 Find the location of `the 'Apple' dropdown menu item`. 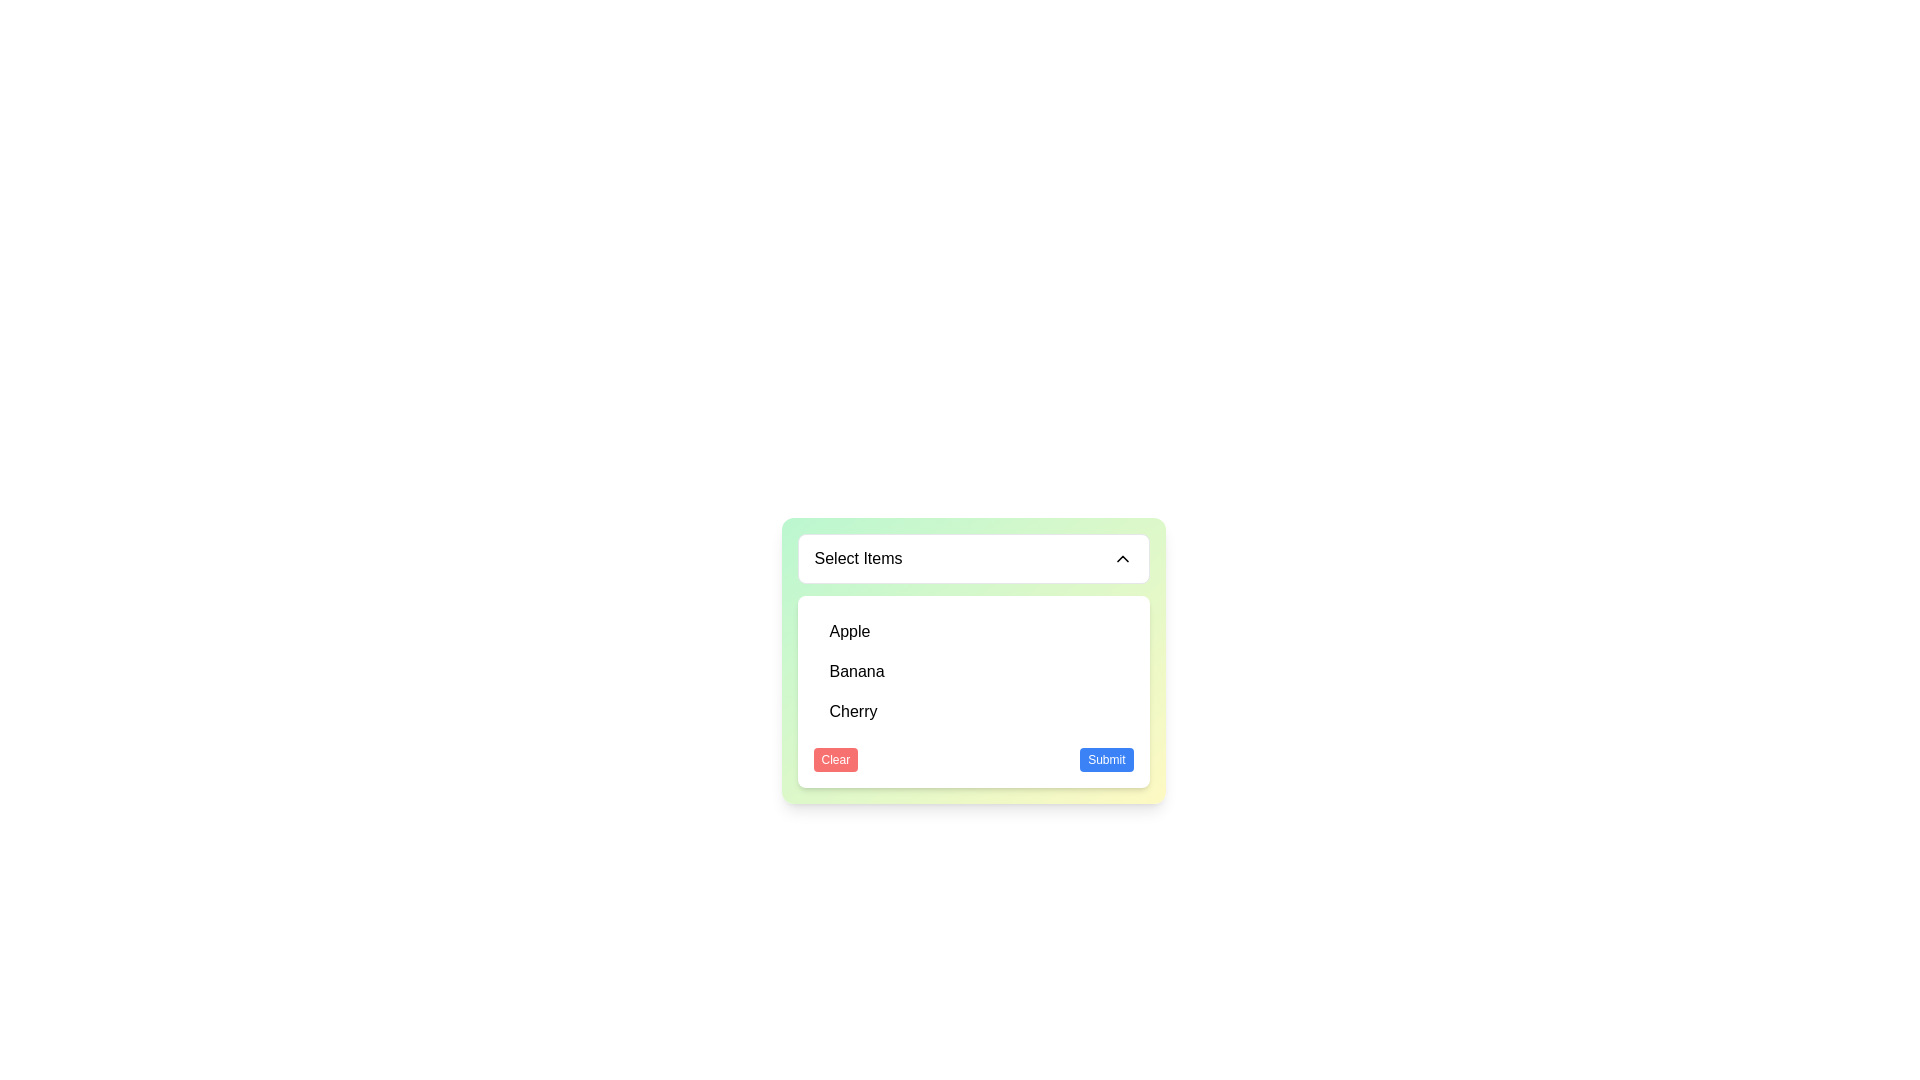

the 'Apple' dropdown menu item is located at coordinates (849, 632).